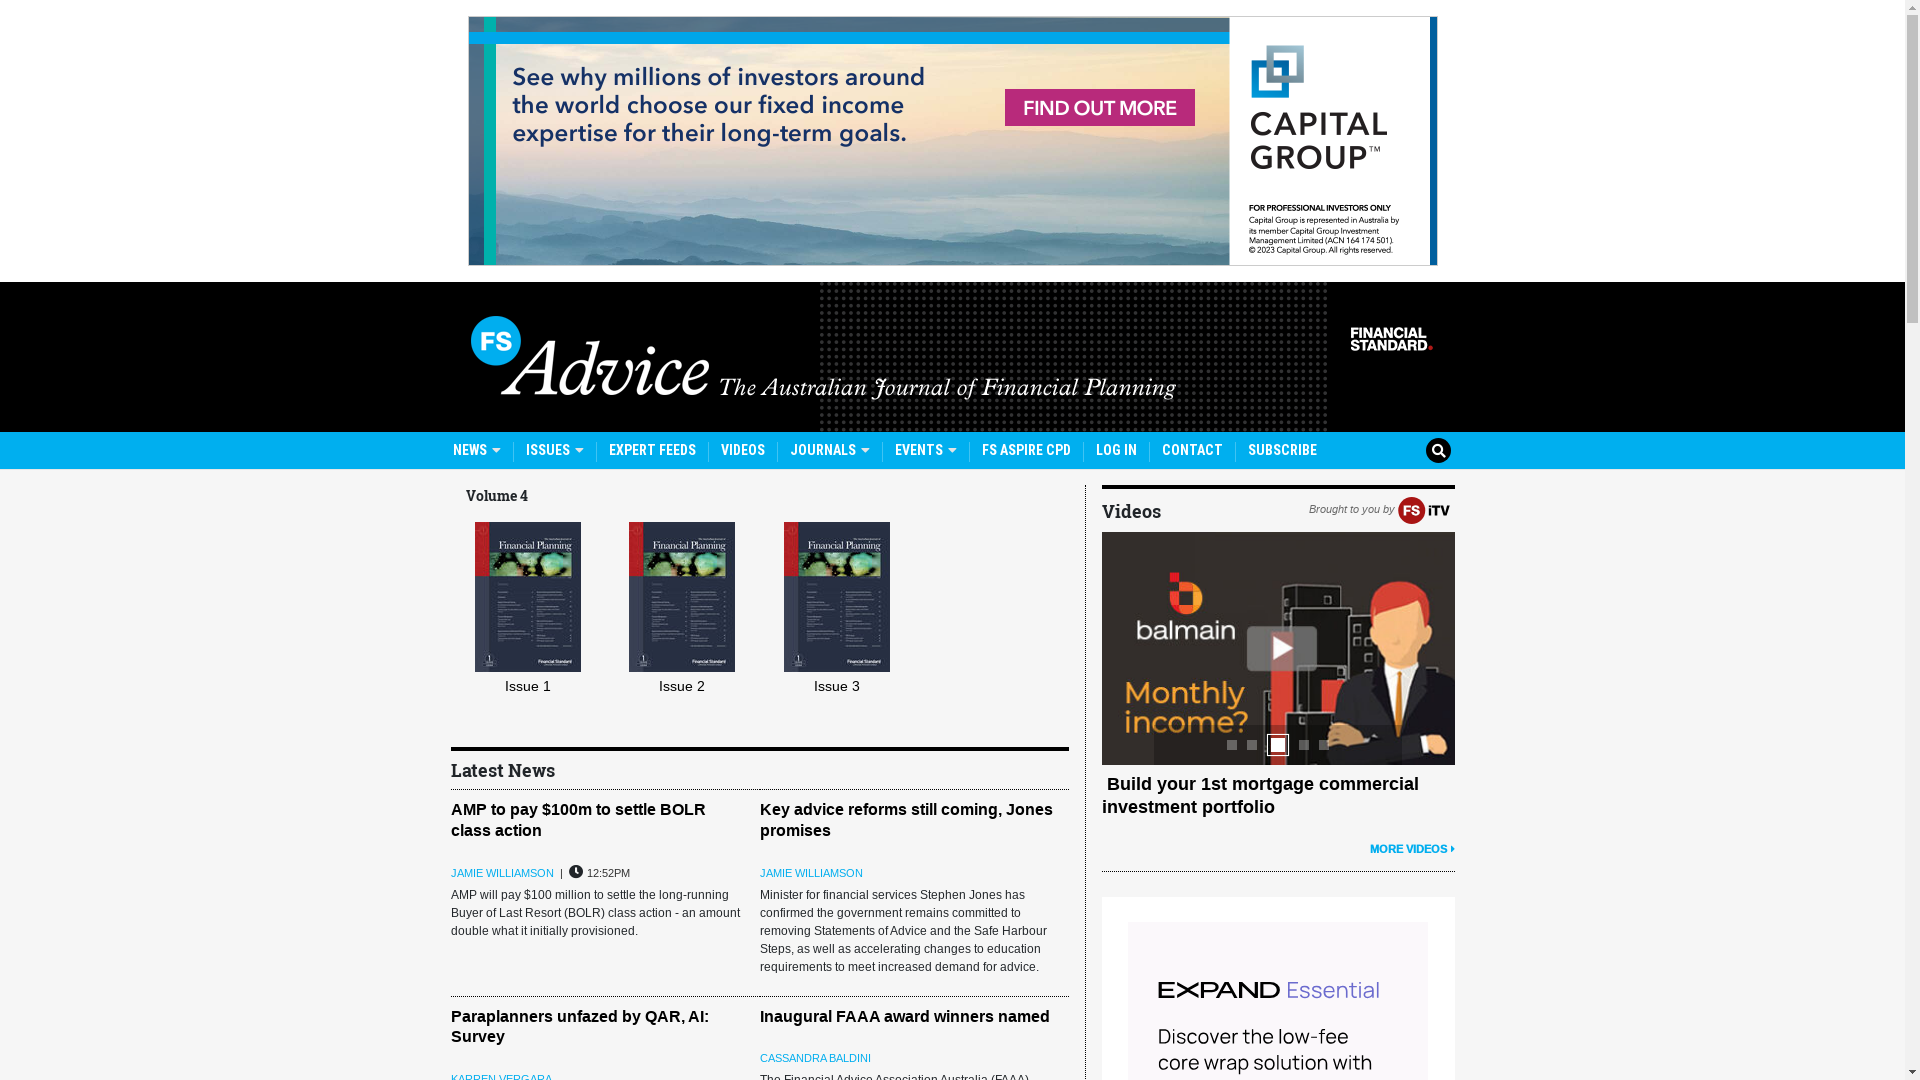  Describe the element at coordinates (555, 450) in the screenshot. I see `'ISSUES'` at that location.